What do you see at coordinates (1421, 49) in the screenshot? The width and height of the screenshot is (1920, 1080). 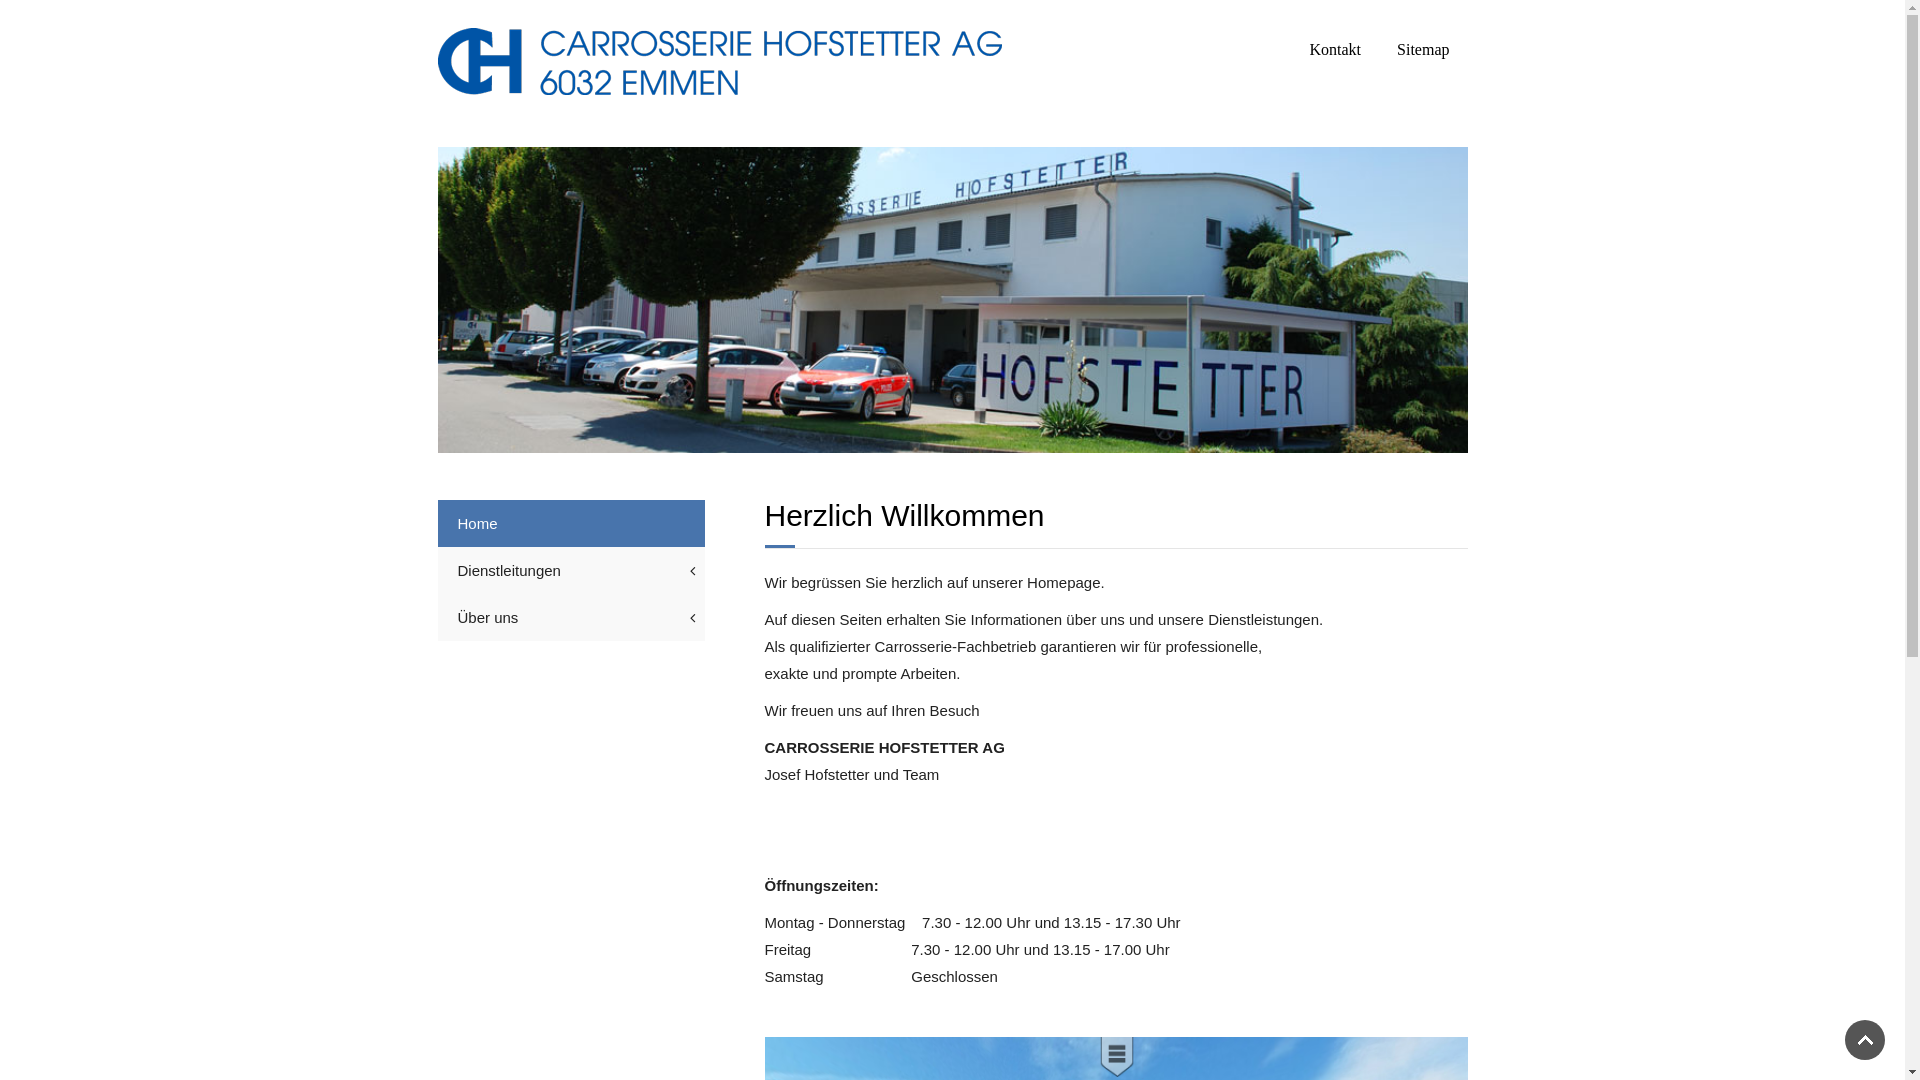 I see `'Sitemap'` at bounding box center [1421, 49].